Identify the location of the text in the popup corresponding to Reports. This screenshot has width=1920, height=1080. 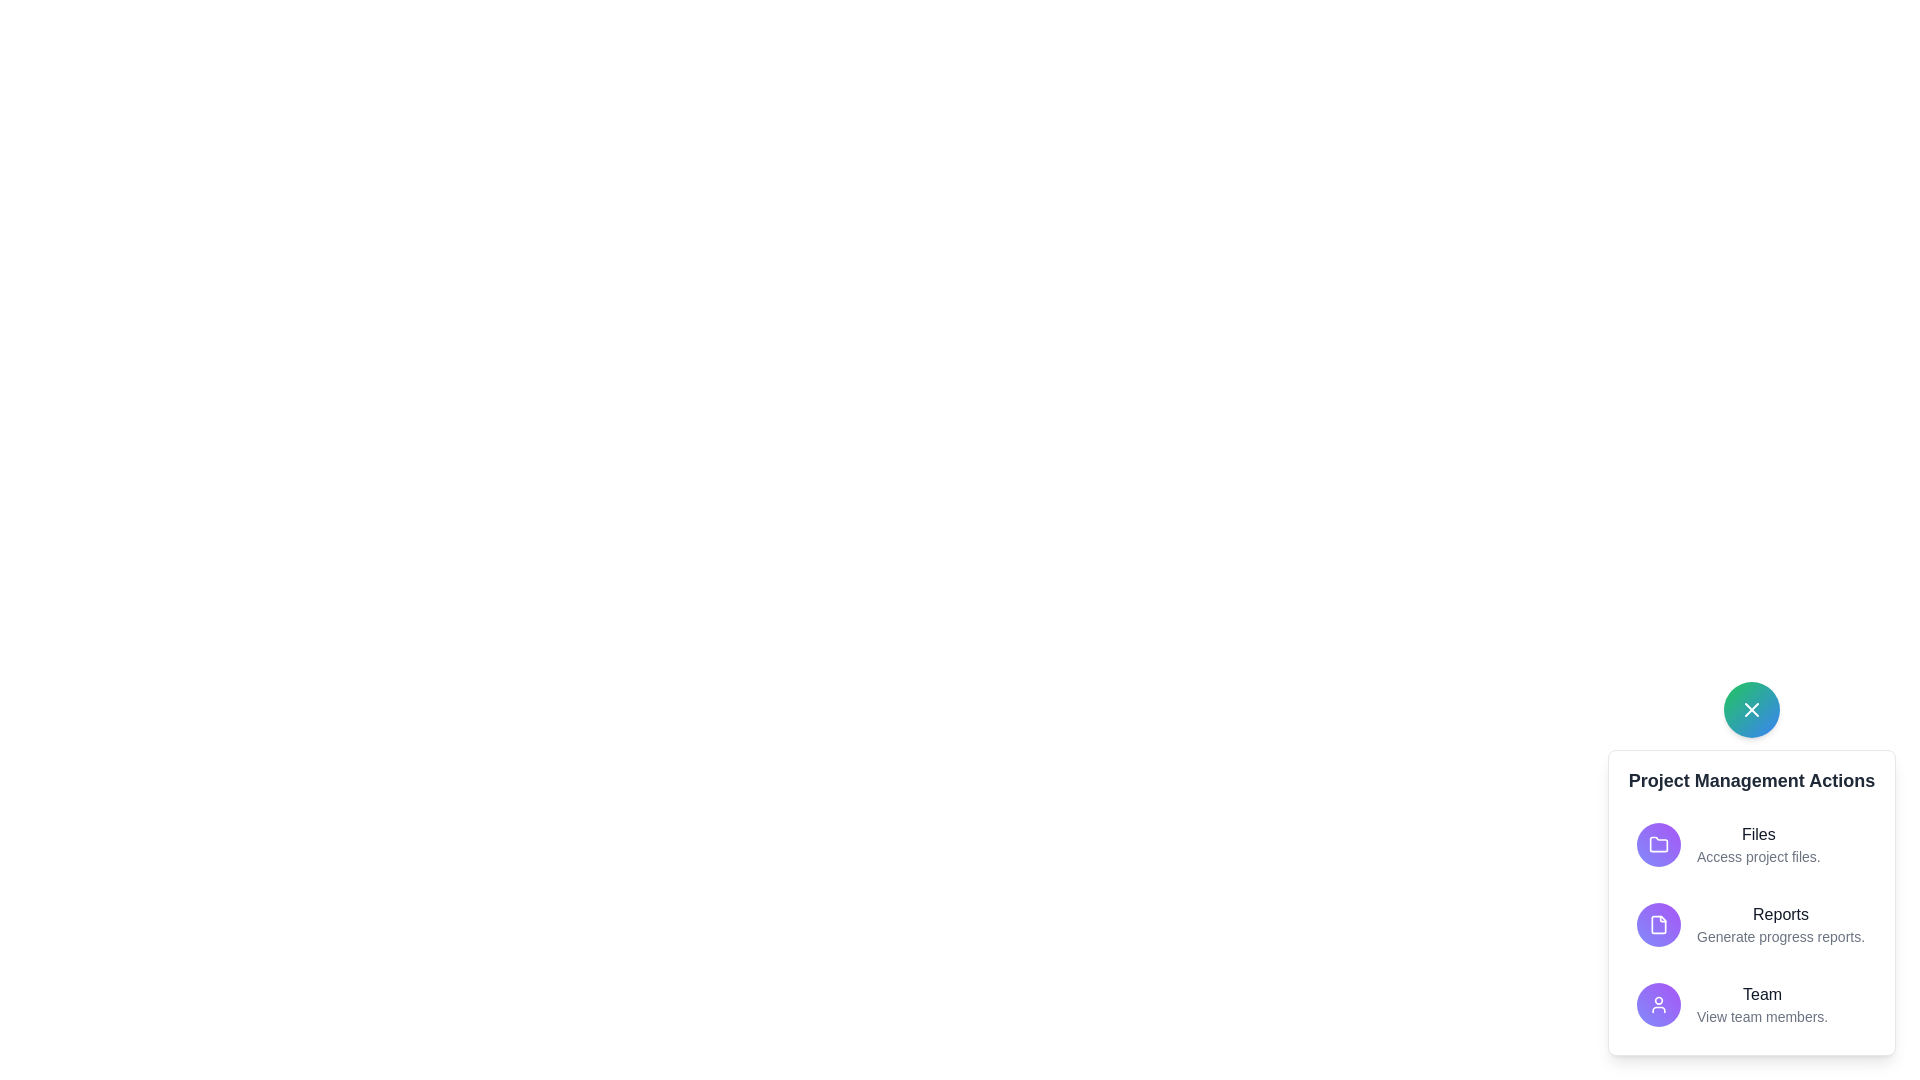
(1780, 914).